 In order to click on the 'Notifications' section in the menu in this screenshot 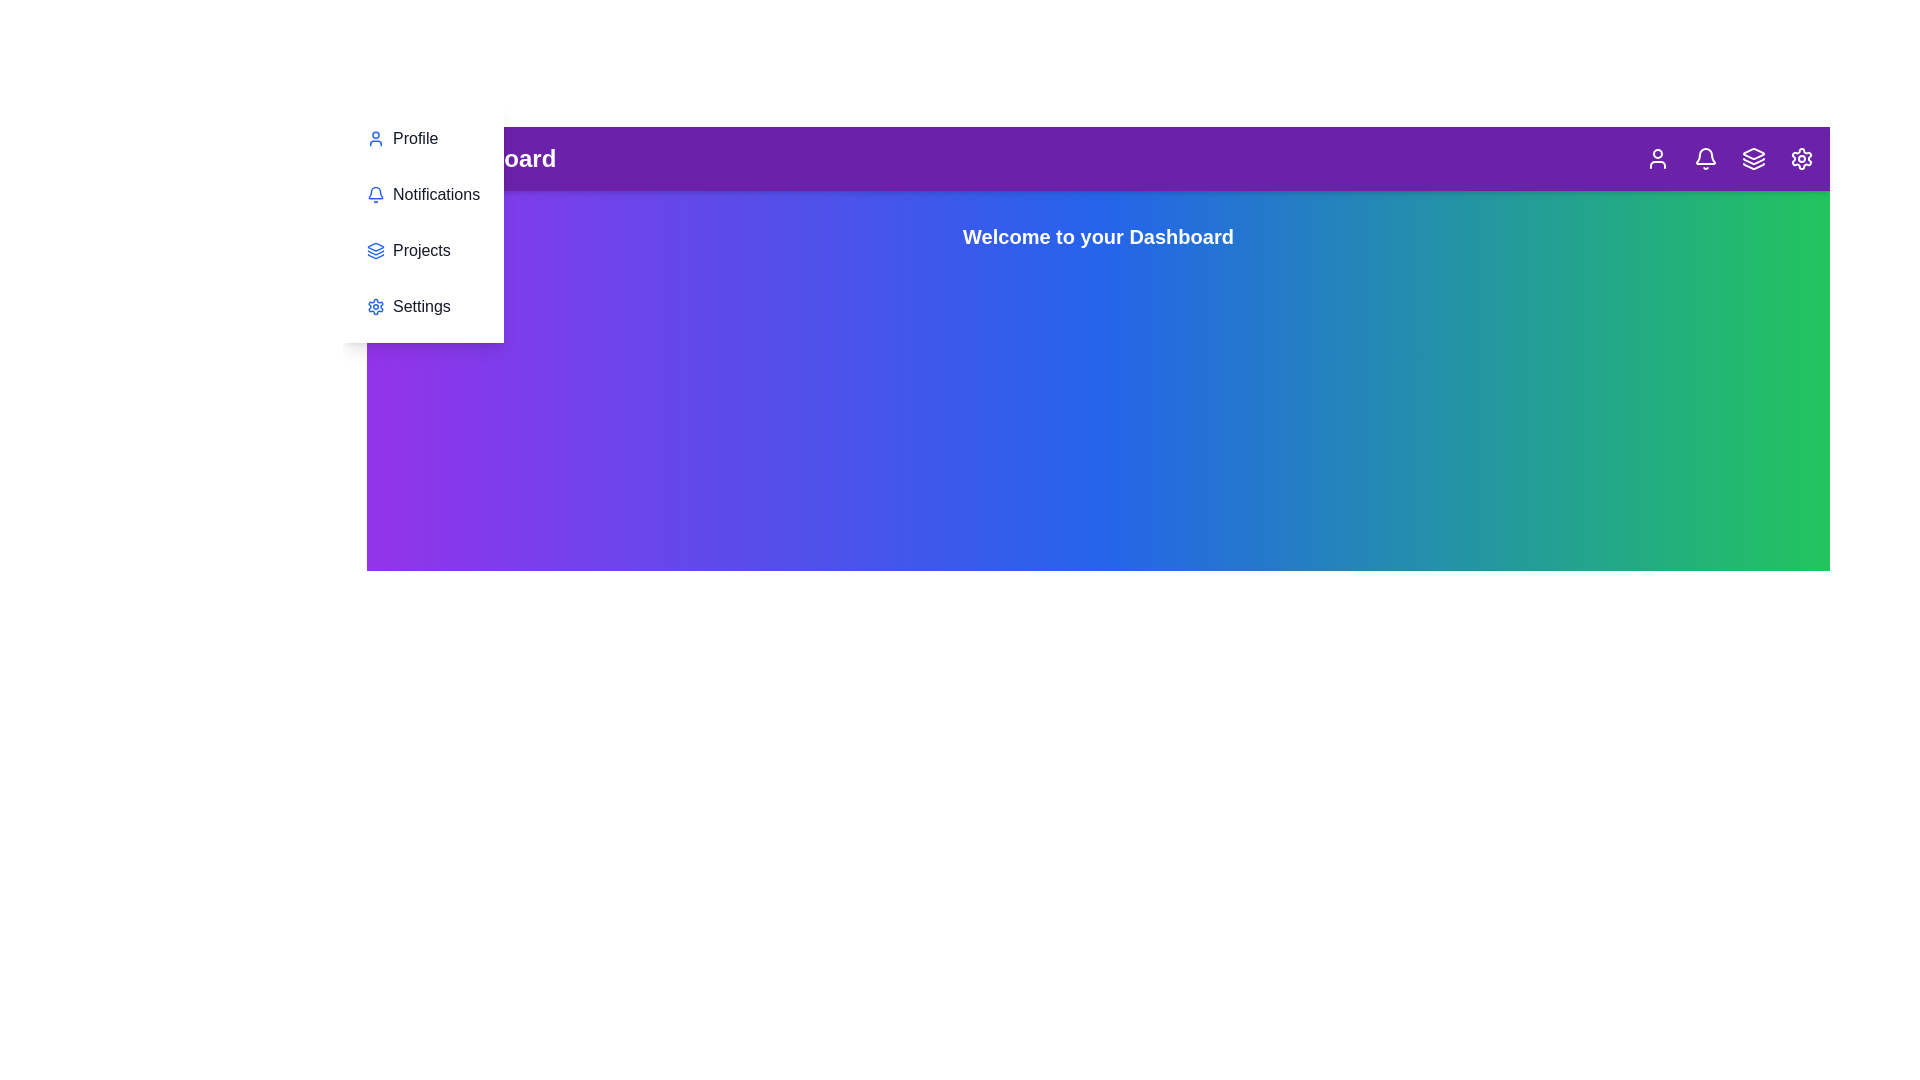, I will do `click(421, 195)`.